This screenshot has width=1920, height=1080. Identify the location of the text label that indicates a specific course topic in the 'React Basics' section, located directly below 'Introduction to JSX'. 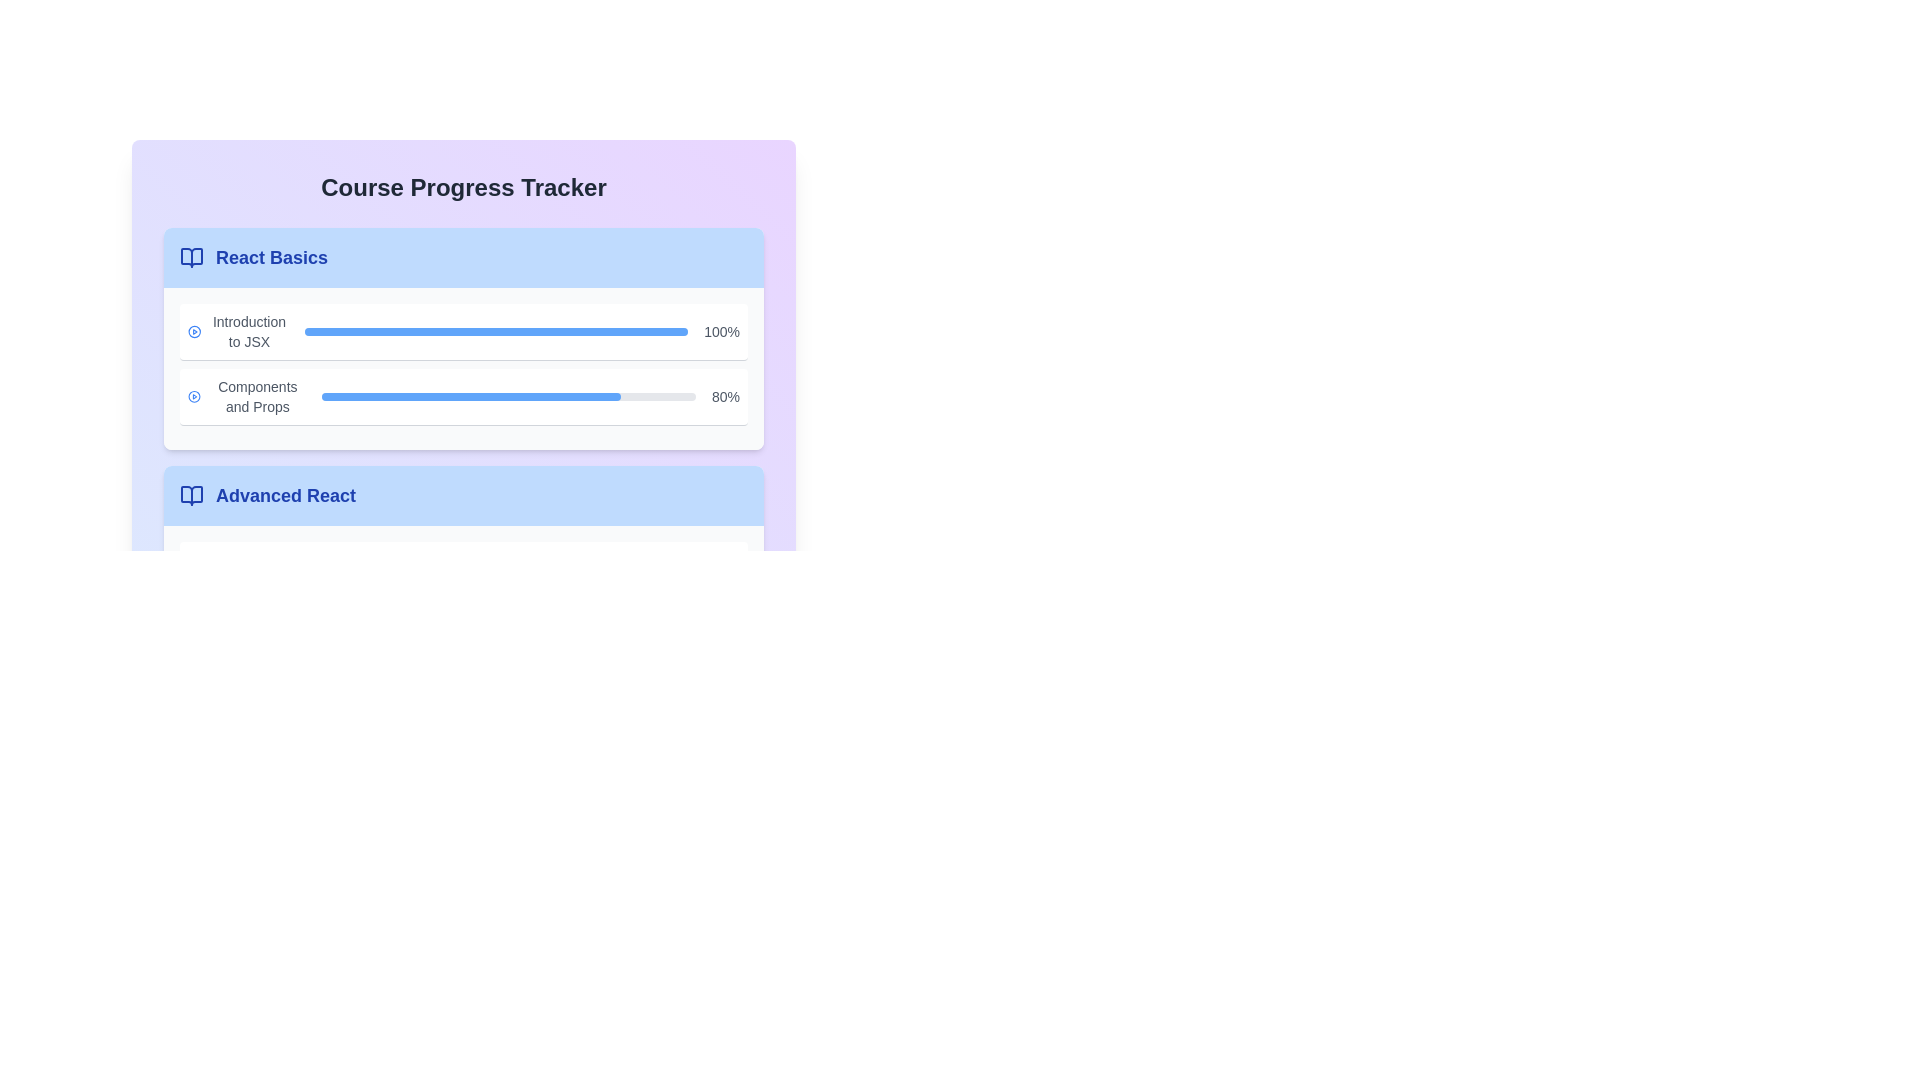
(256, 397).